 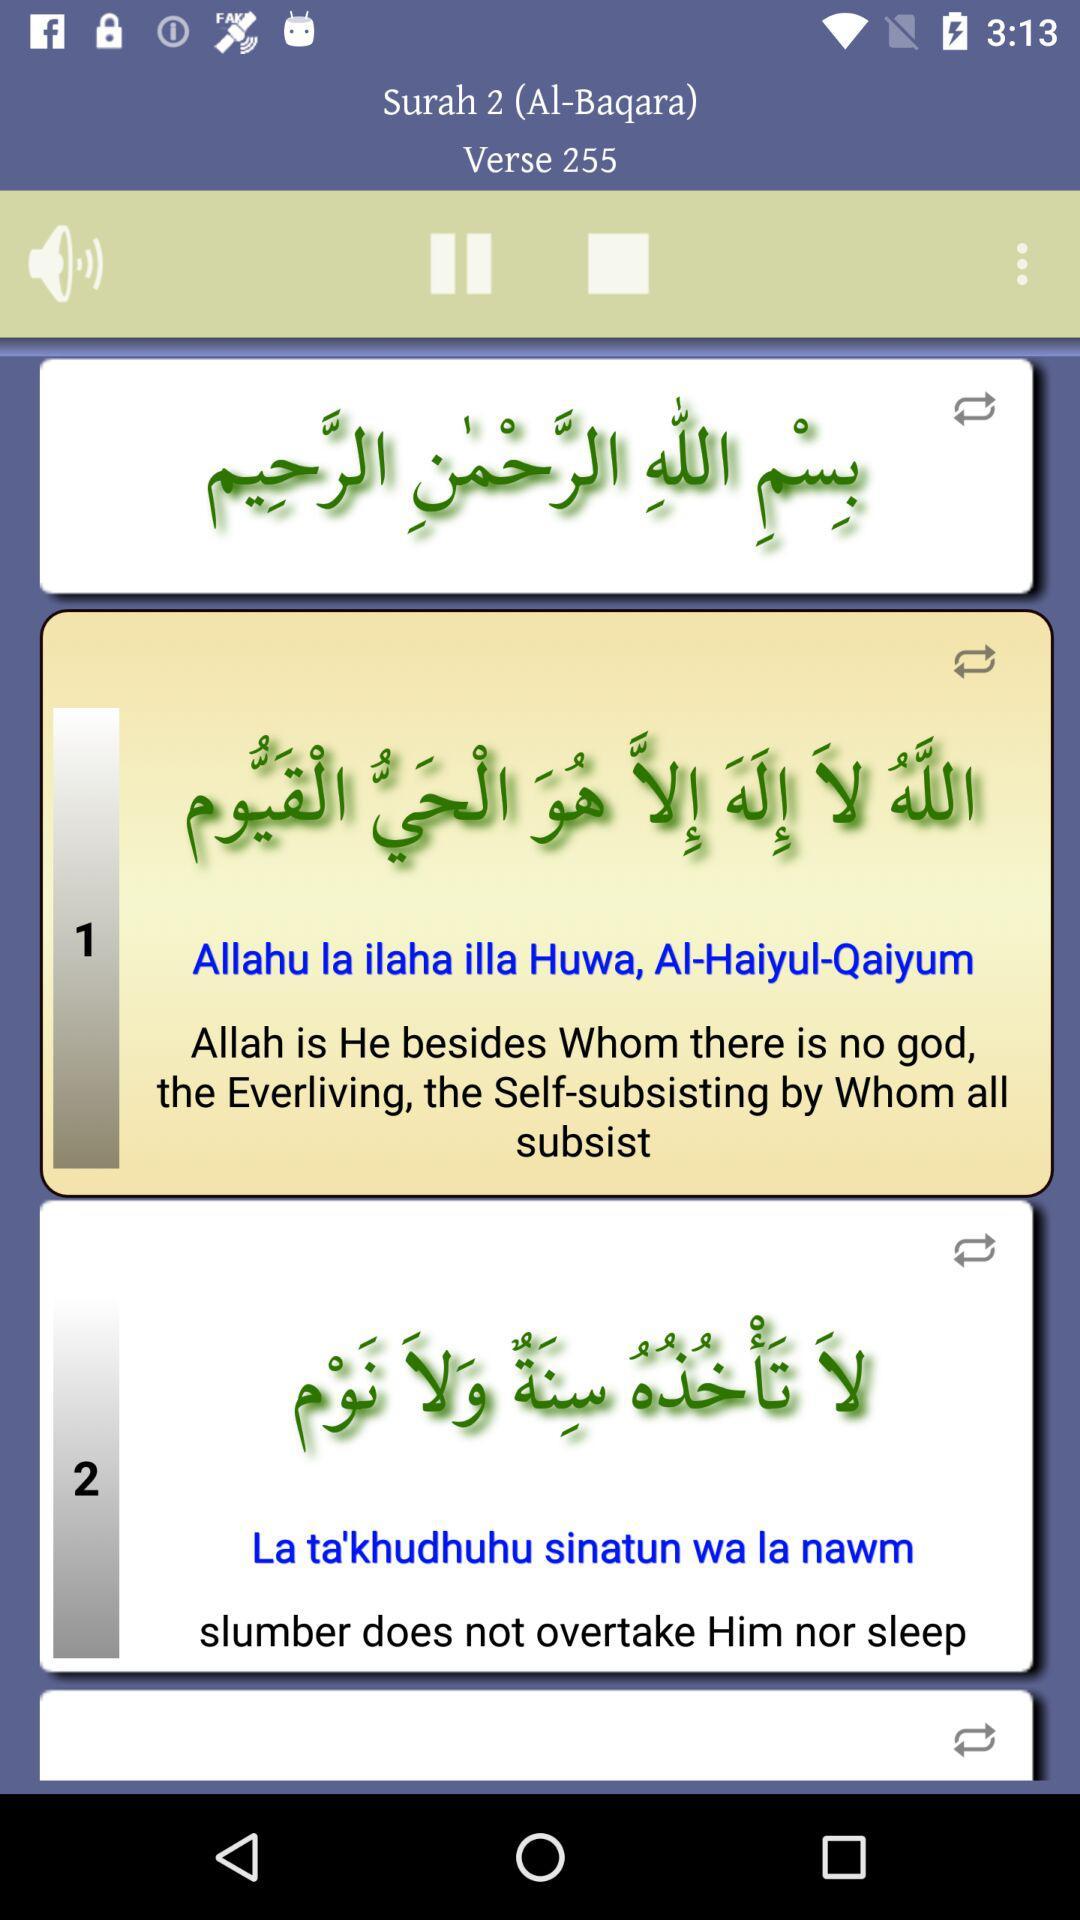 What do you see at coordinates (973, 1249) in the screenshot?
I see `refresh area` at bounding box center [973, 1249].